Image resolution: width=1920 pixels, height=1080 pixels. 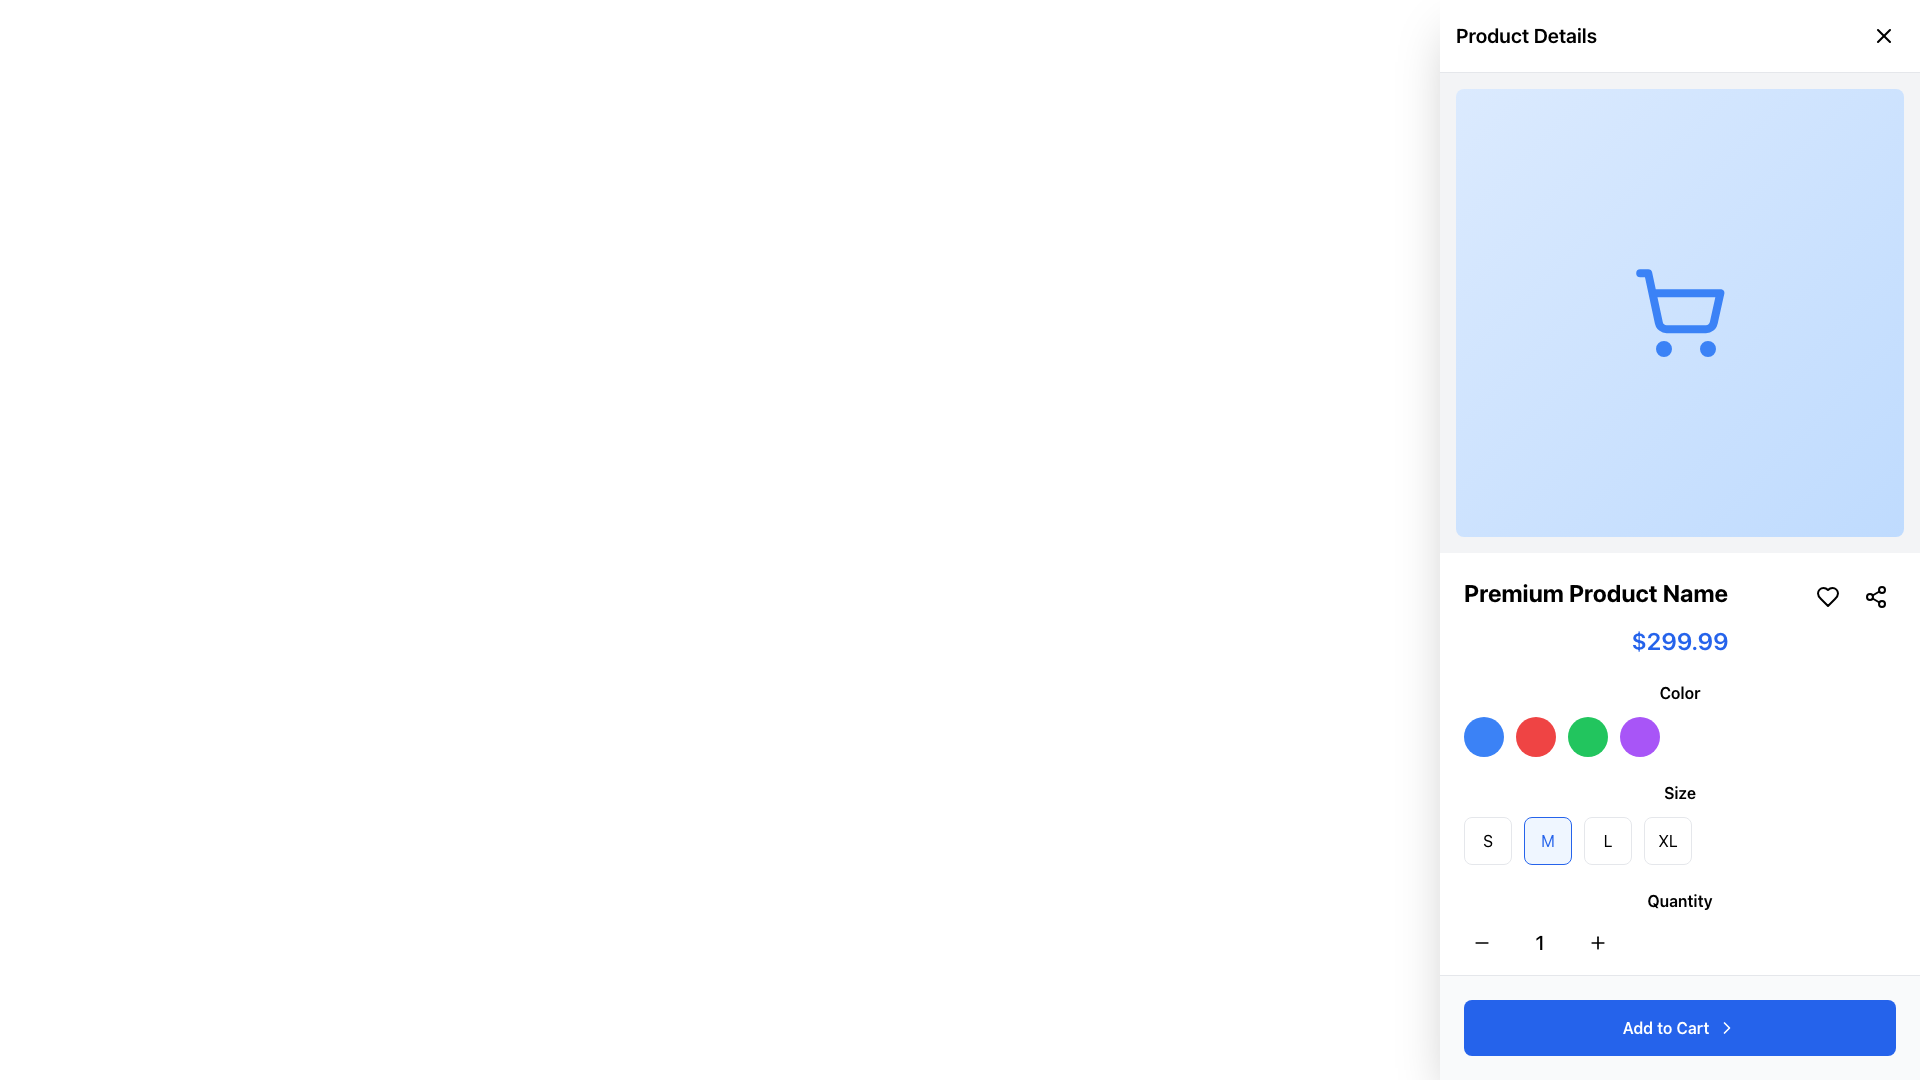 I want to click on the circular '+' button located in the 'Quantity' section, so click(x=1597, y=942).